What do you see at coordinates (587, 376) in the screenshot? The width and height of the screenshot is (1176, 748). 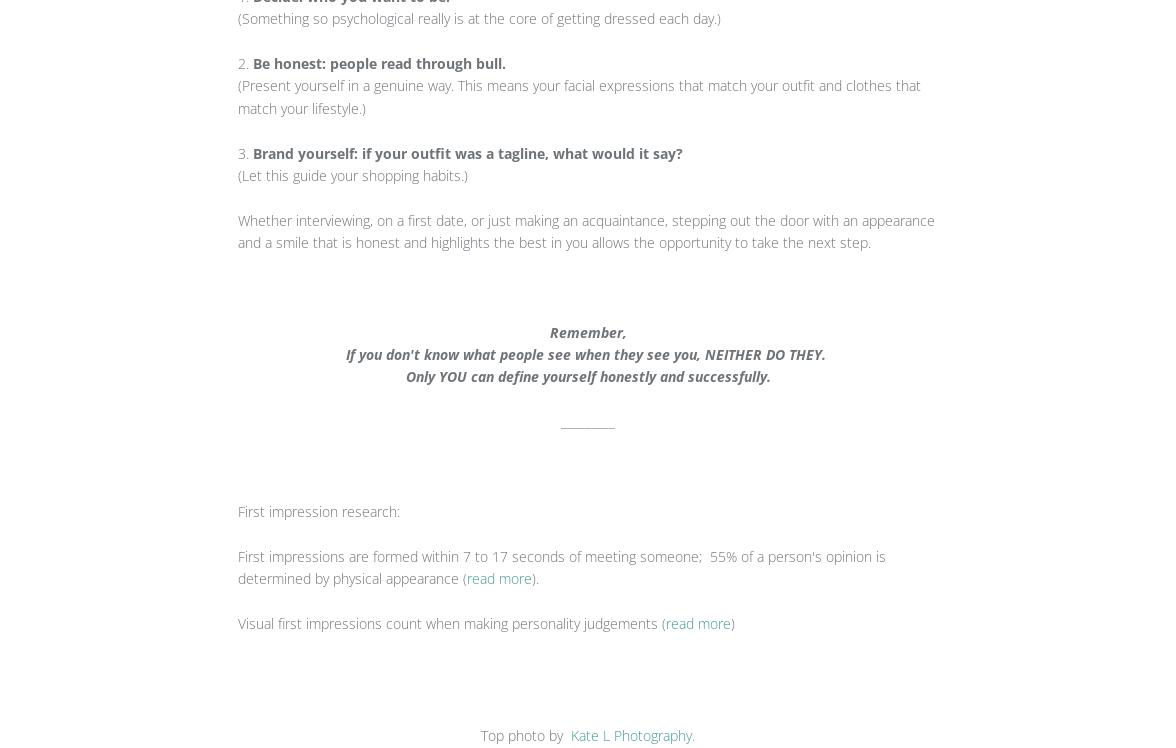 I see `'Only YOU can define yourself honestly and successfully.'` at bounding box center [587, 376].